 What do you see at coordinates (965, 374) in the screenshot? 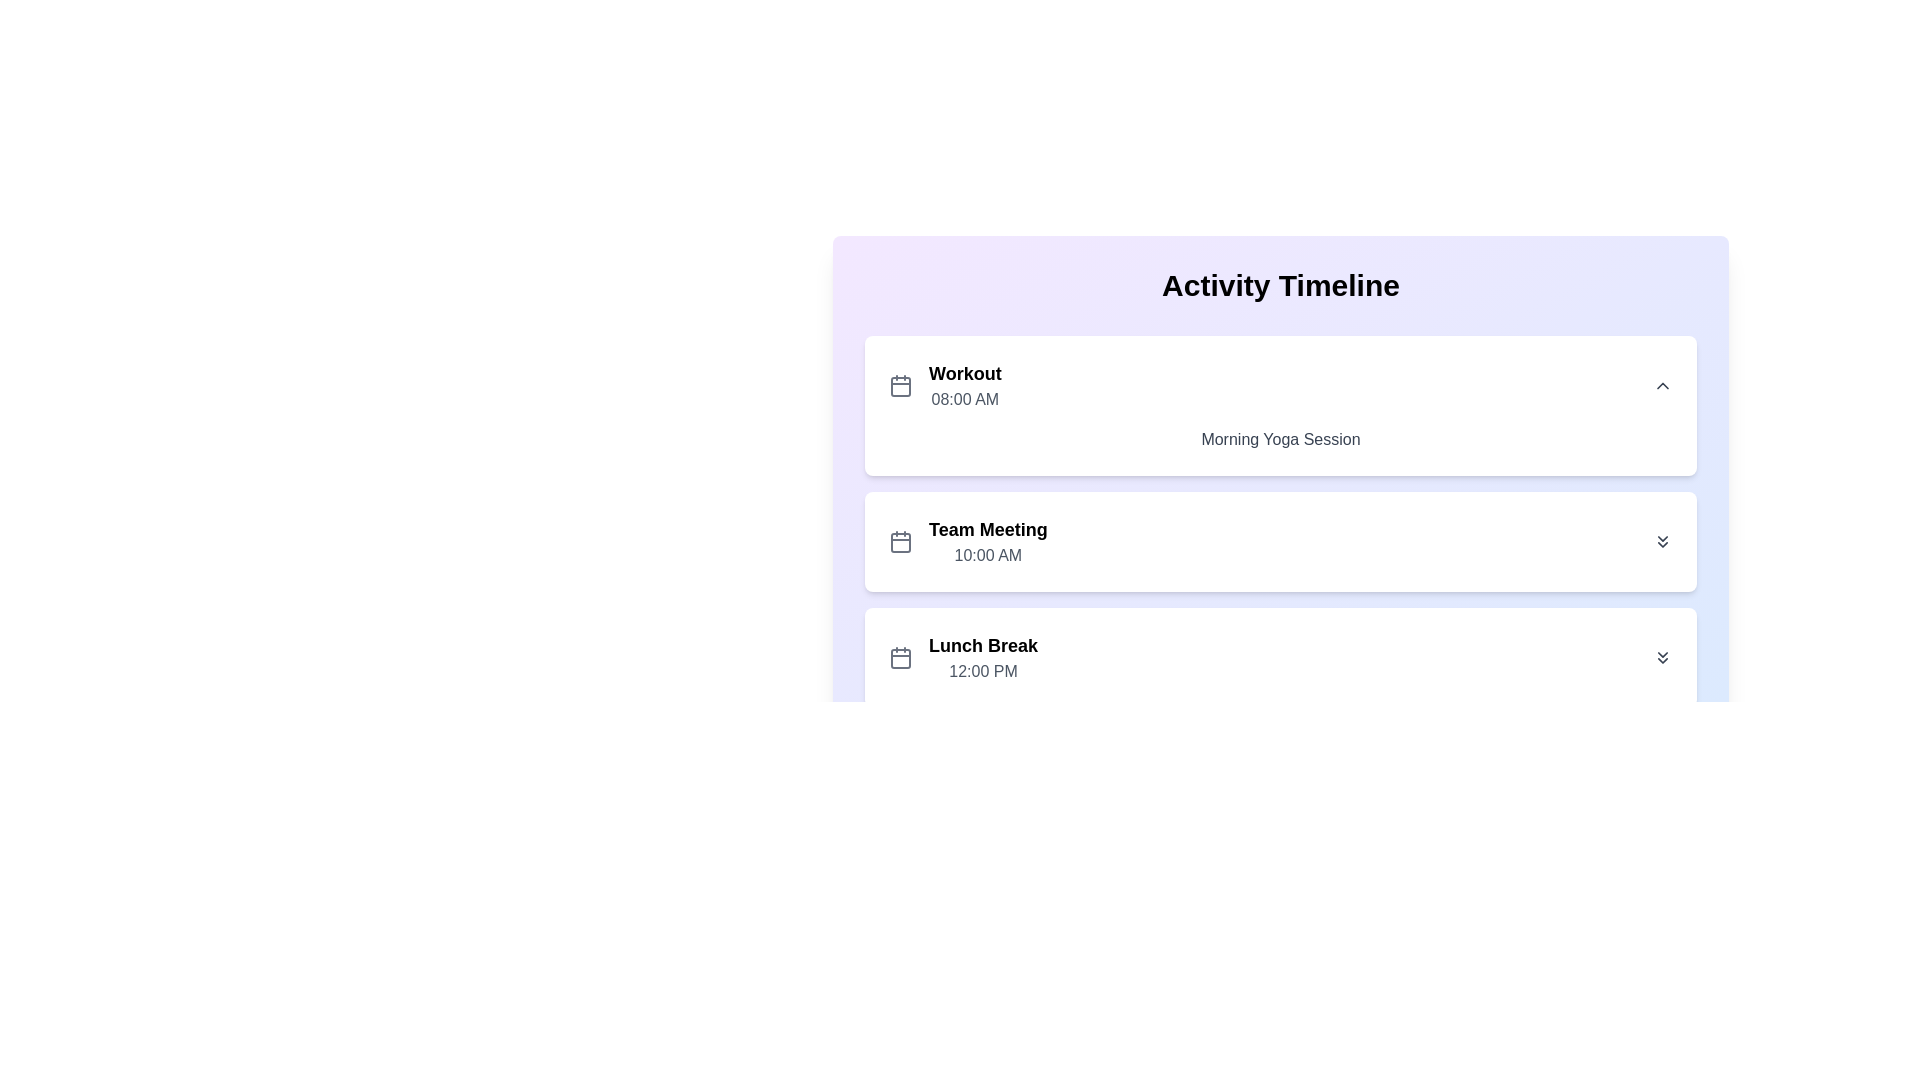
I see `the text label that serves as a title for the activity event in the 'Activity Timeline' section, located above the '08:00 AM' time label` at bounding box center [965, 374].